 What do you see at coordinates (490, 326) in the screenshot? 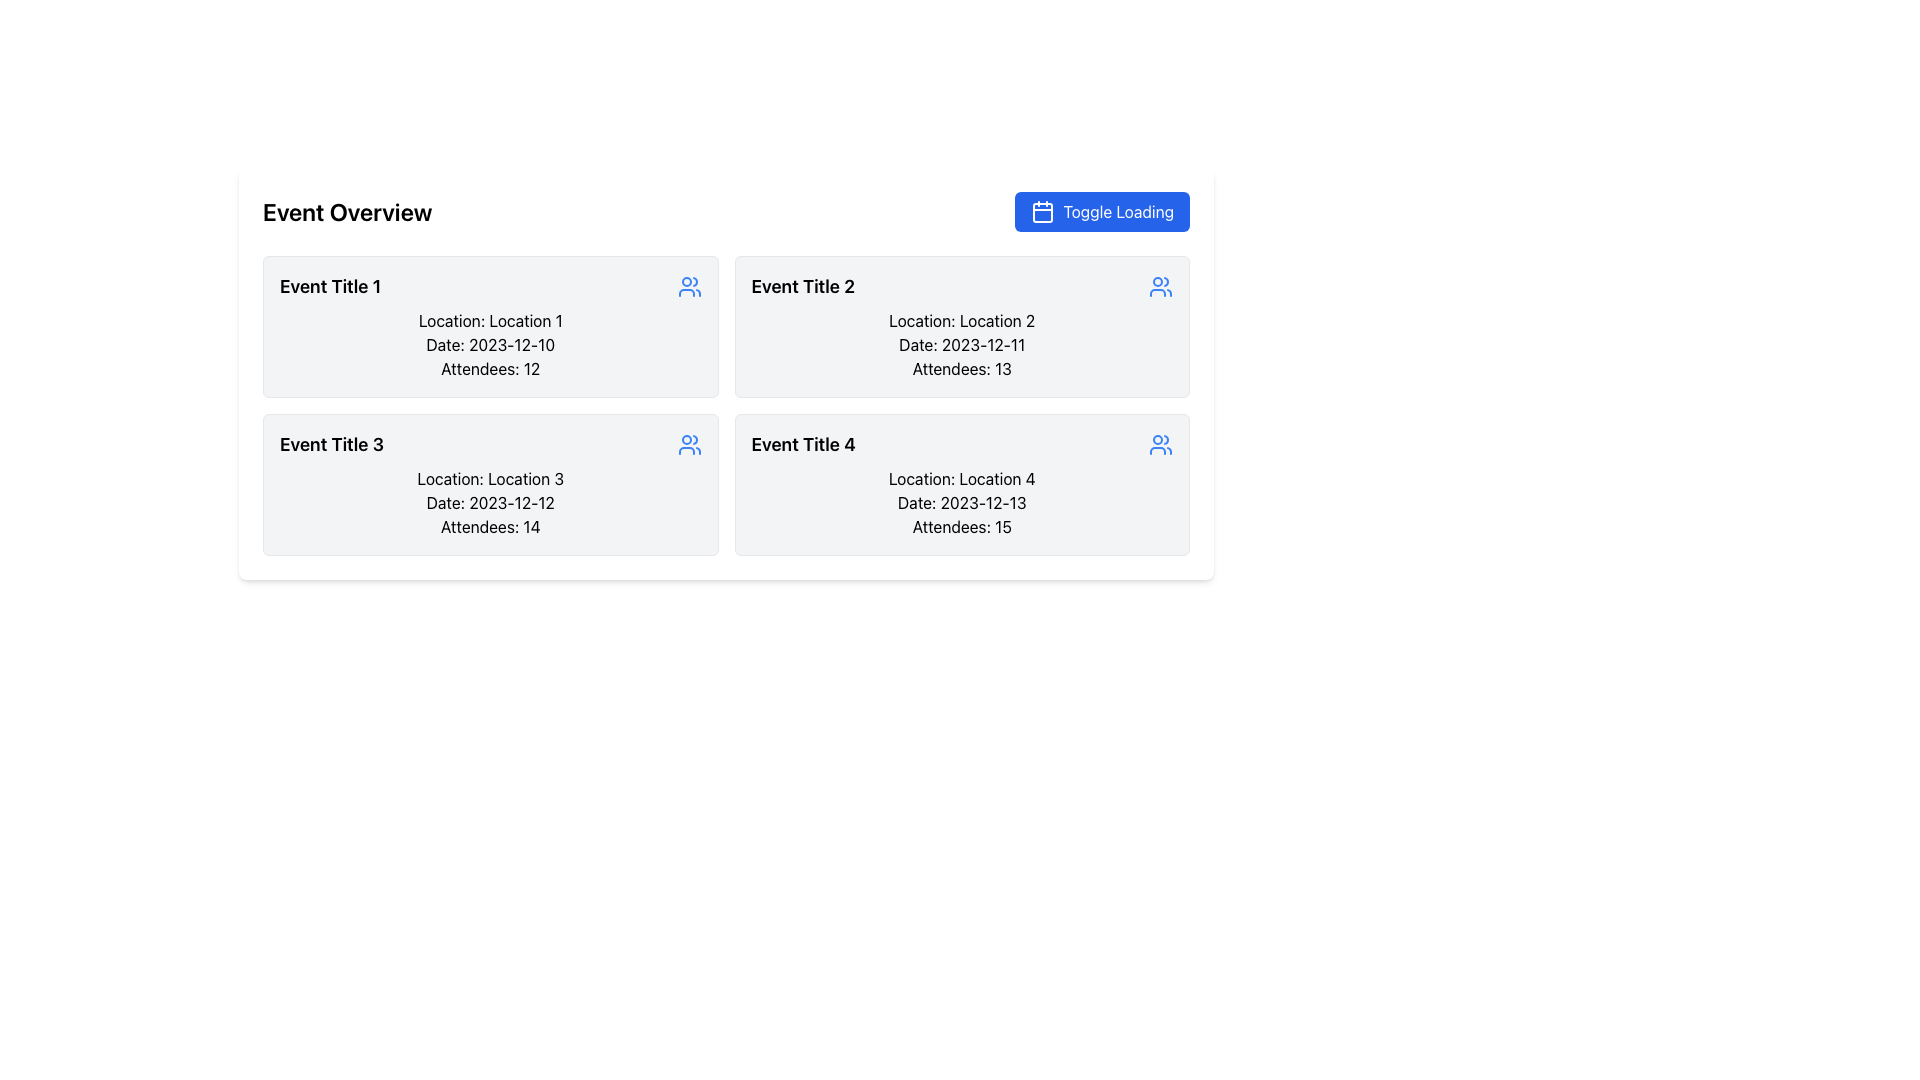
I see `the Event Information Panel displaying 'Event Title 1'` at bounding box center [490, 326].